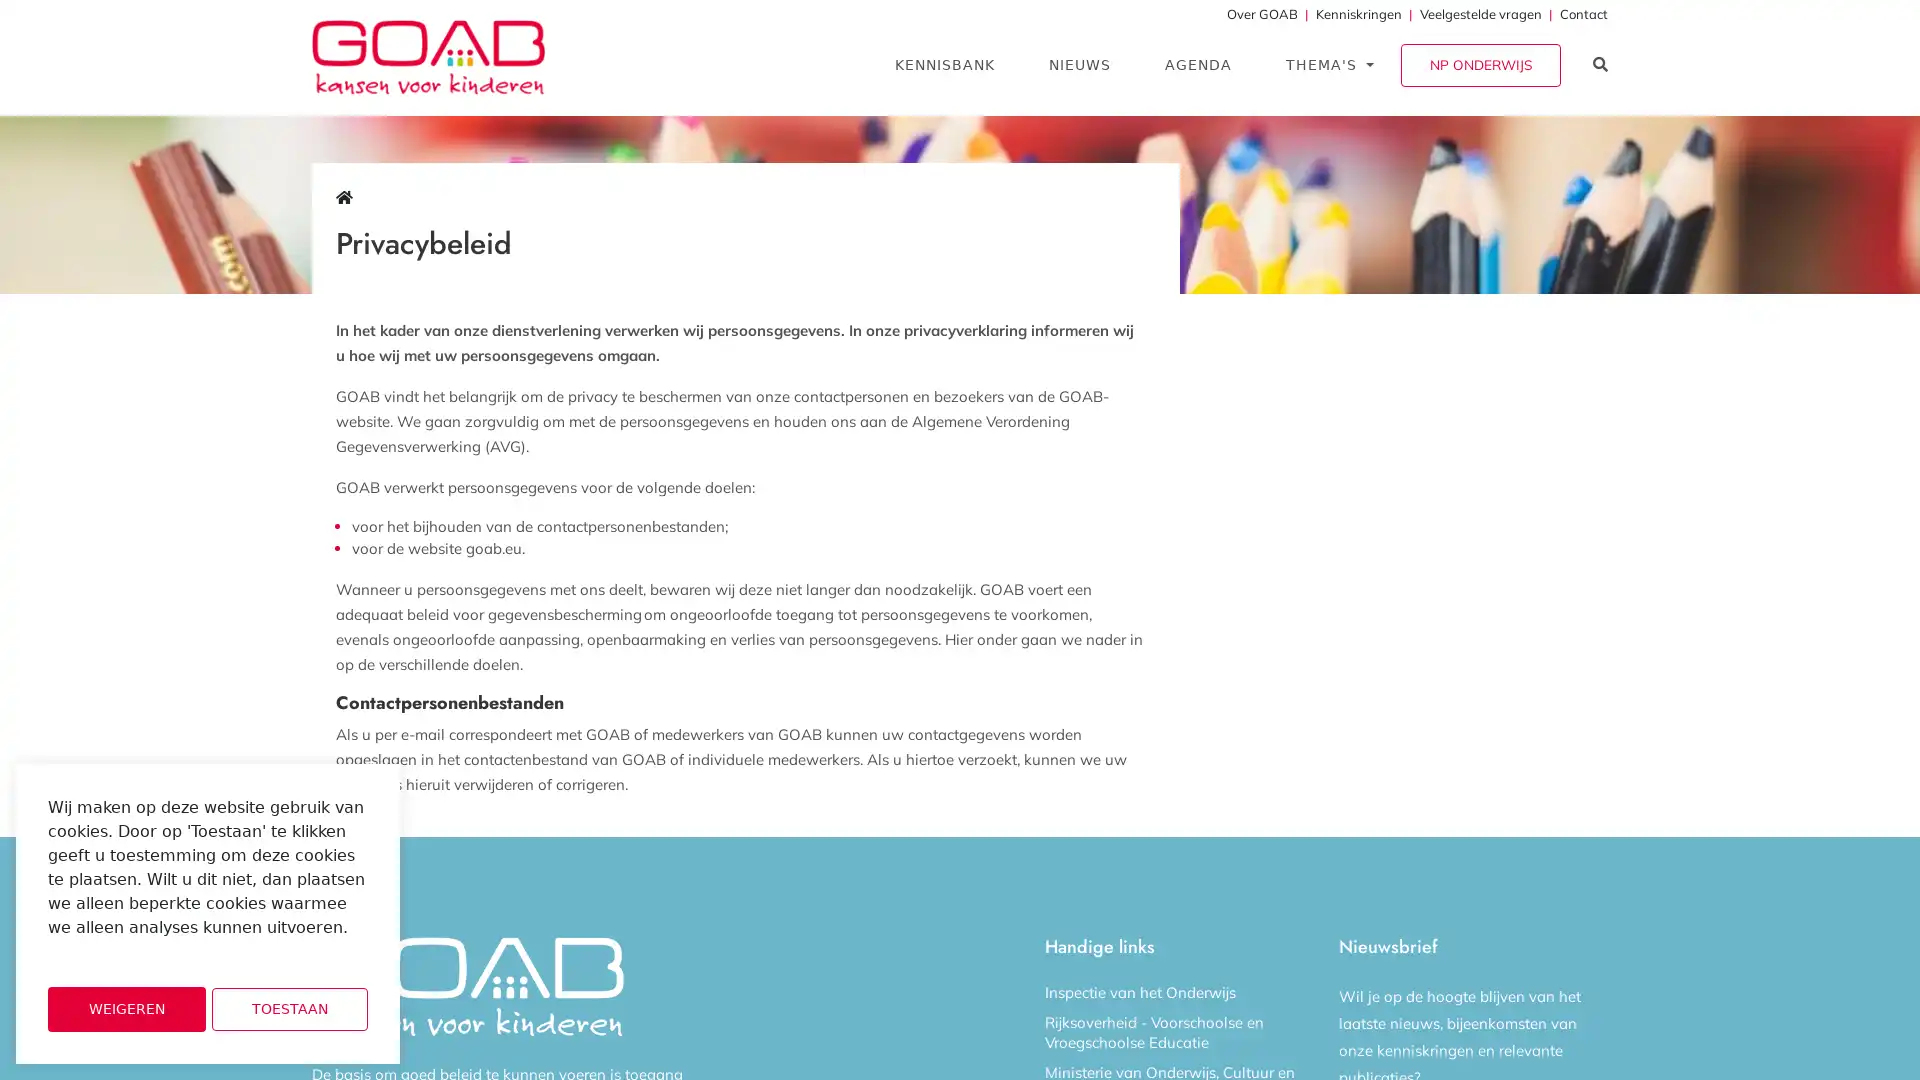 The width and height of the screenshot is (1920, 1080). I want to click on learn more about cookies, so click(100, 954).